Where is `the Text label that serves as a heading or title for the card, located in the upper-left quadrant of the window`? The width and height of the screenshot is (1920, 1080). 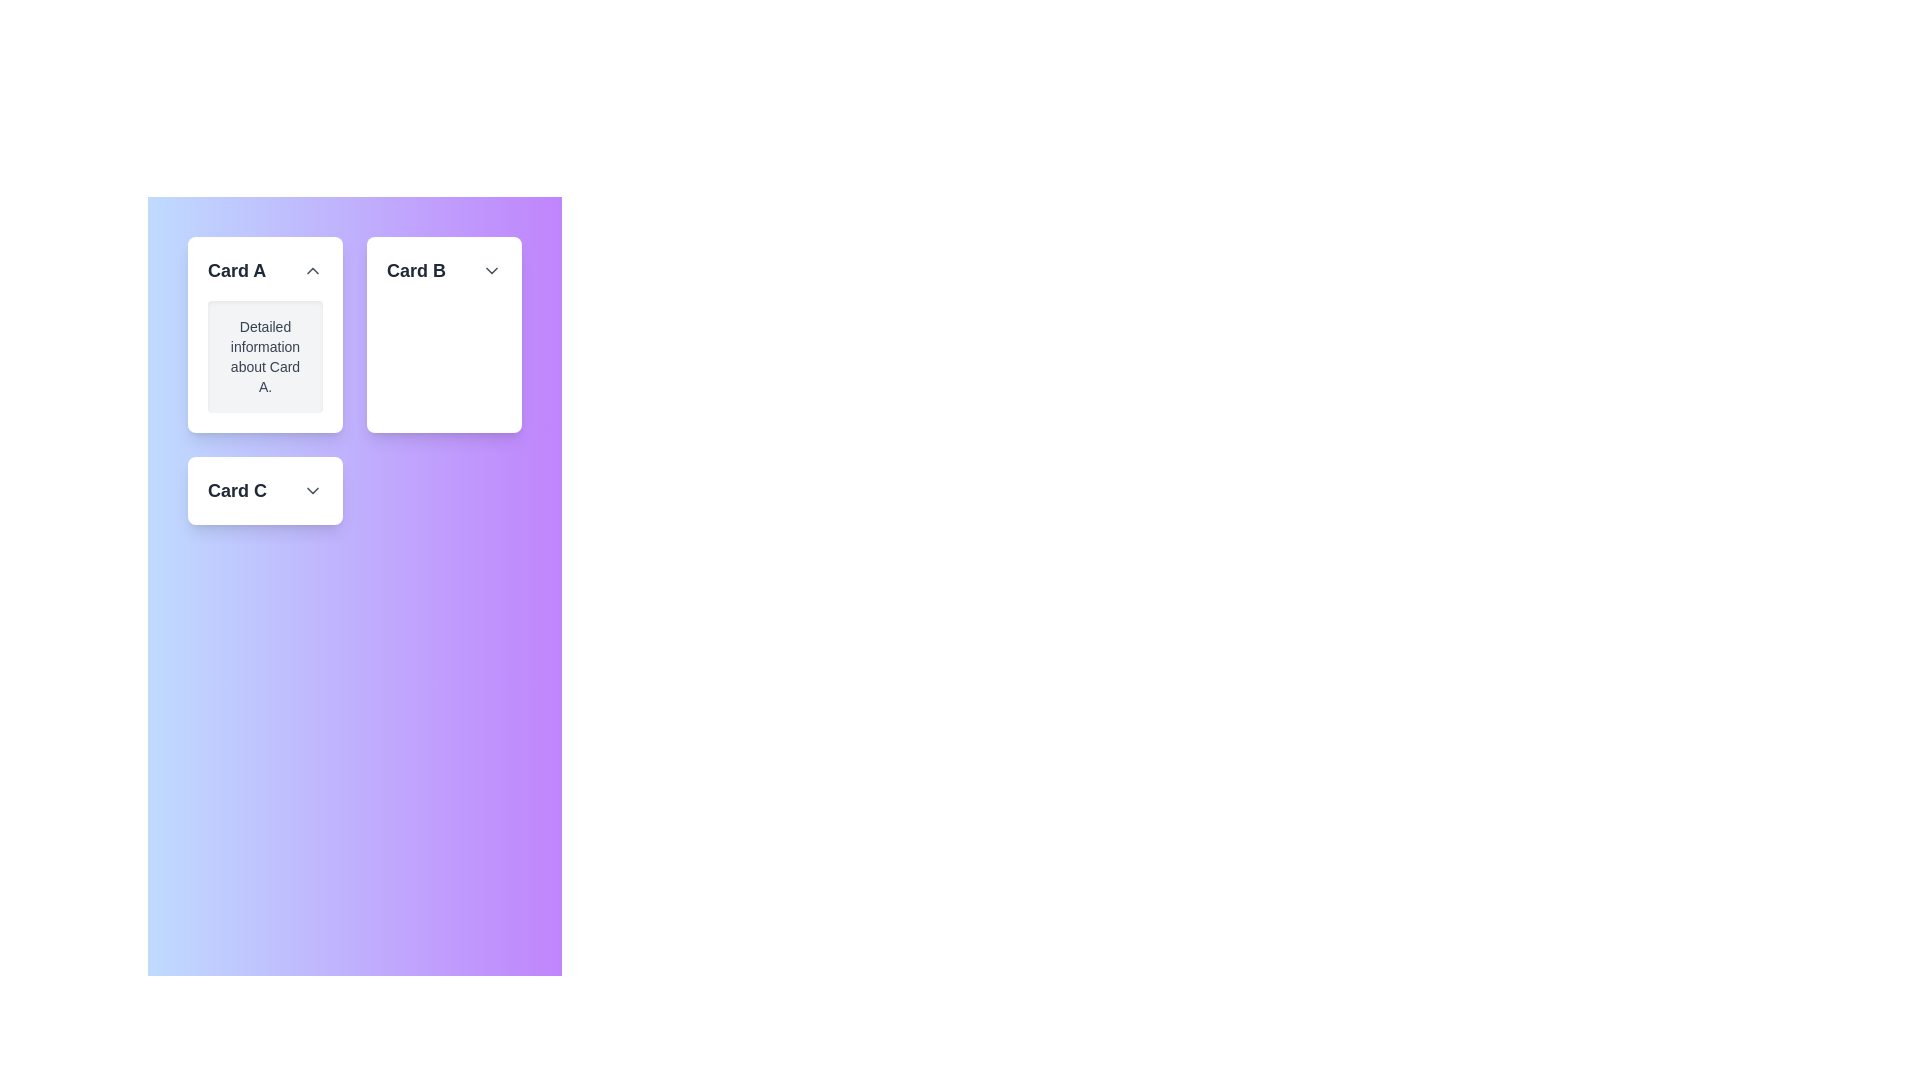 the Text label that serves as a heading or title for the card, located in the upper-left quadrant of the window is located at coordinates (237, 270).